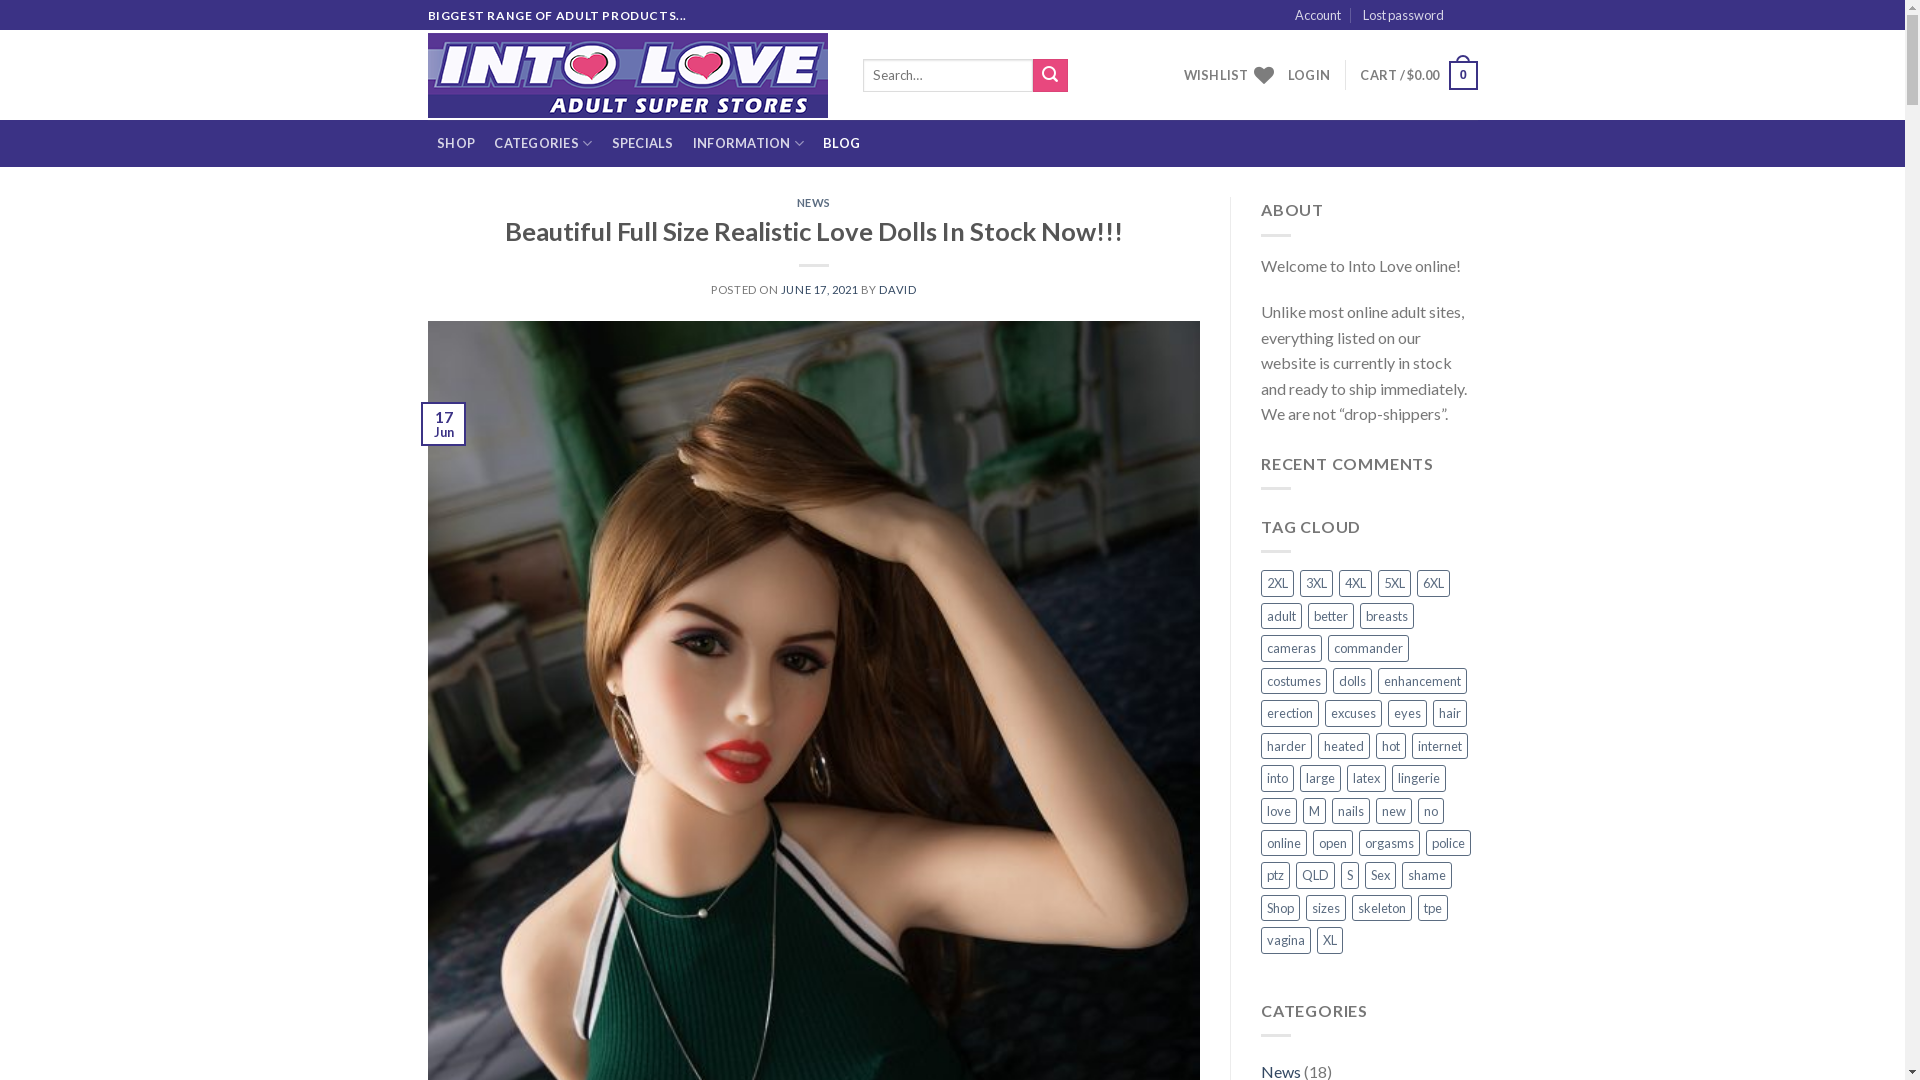 The width and height of the screenshot is (1920, 1080). I want to click on 'ptz', so click(1274, 874).